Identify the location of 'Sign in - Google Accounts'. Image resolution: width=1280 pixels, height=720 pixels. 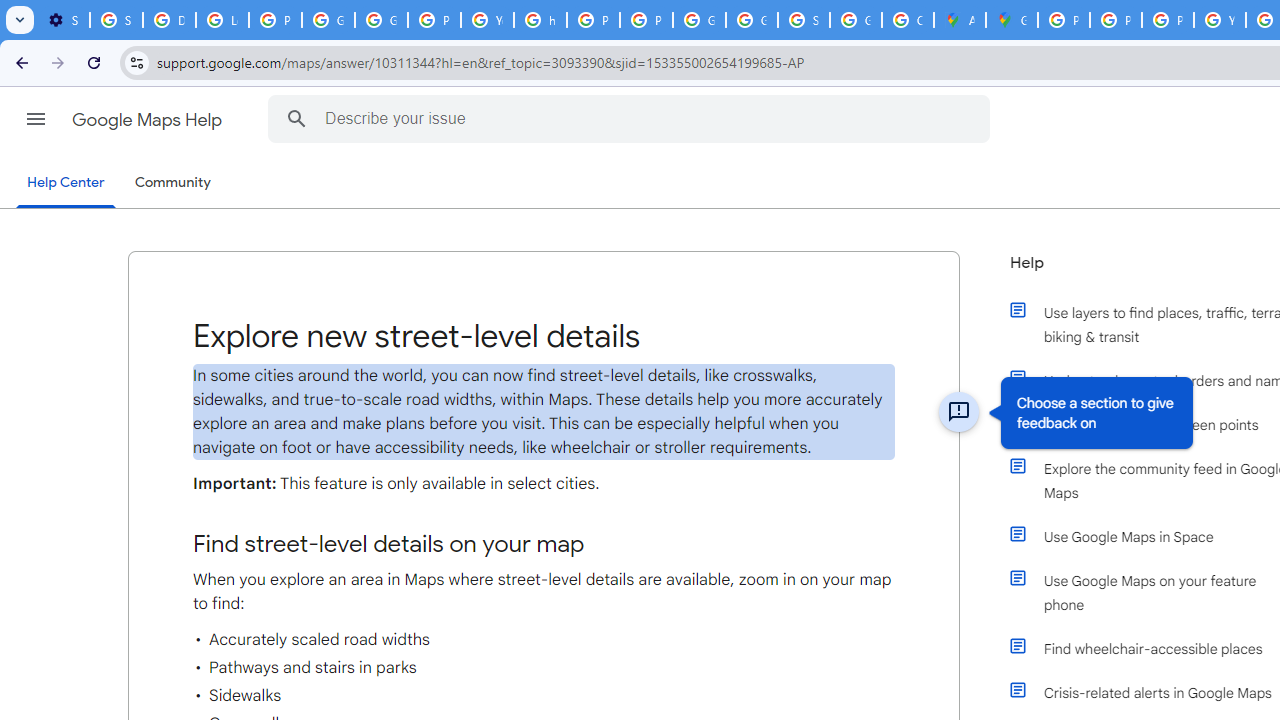
(803, 20).